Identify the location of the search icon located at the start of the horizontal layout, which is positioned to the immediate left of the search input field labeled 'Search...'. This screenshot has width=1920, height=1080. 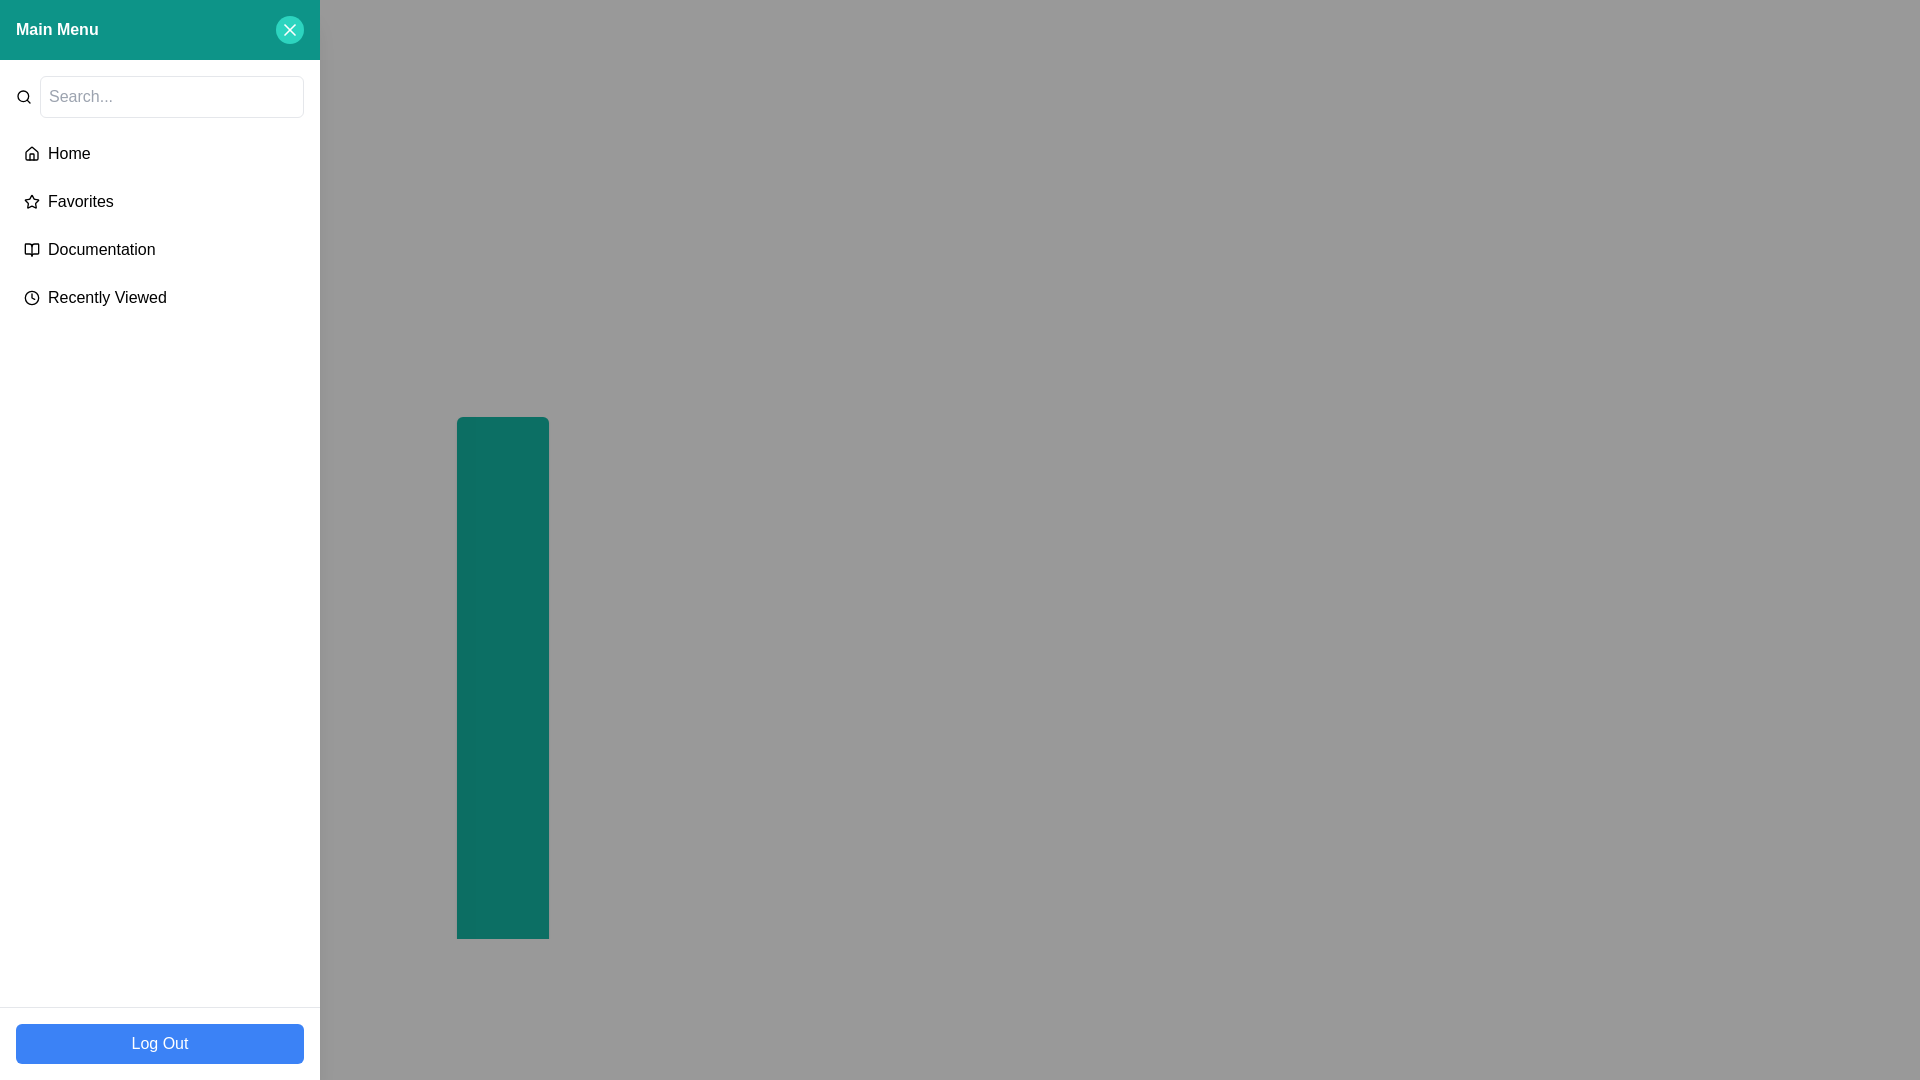
(24, 96).